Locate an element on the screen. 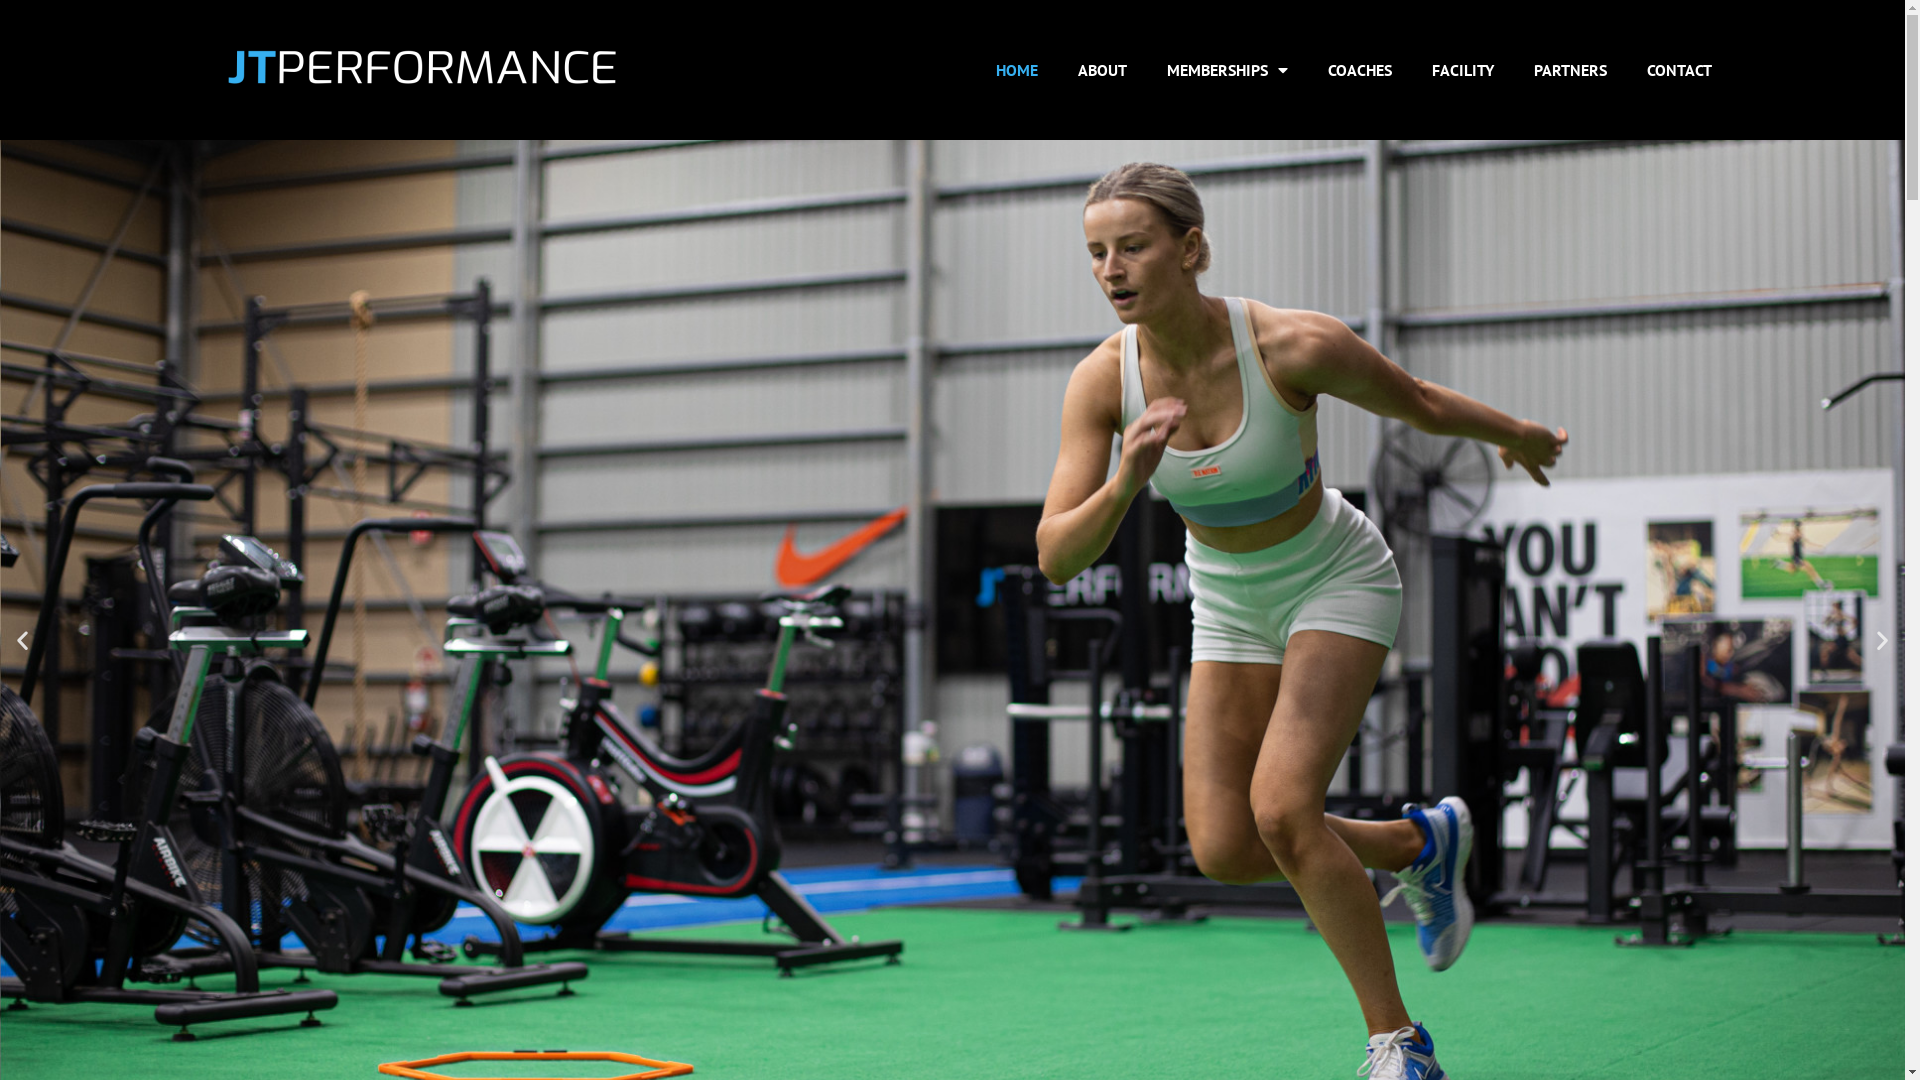  'ABOUT' is located at coordinates (1101, 68).